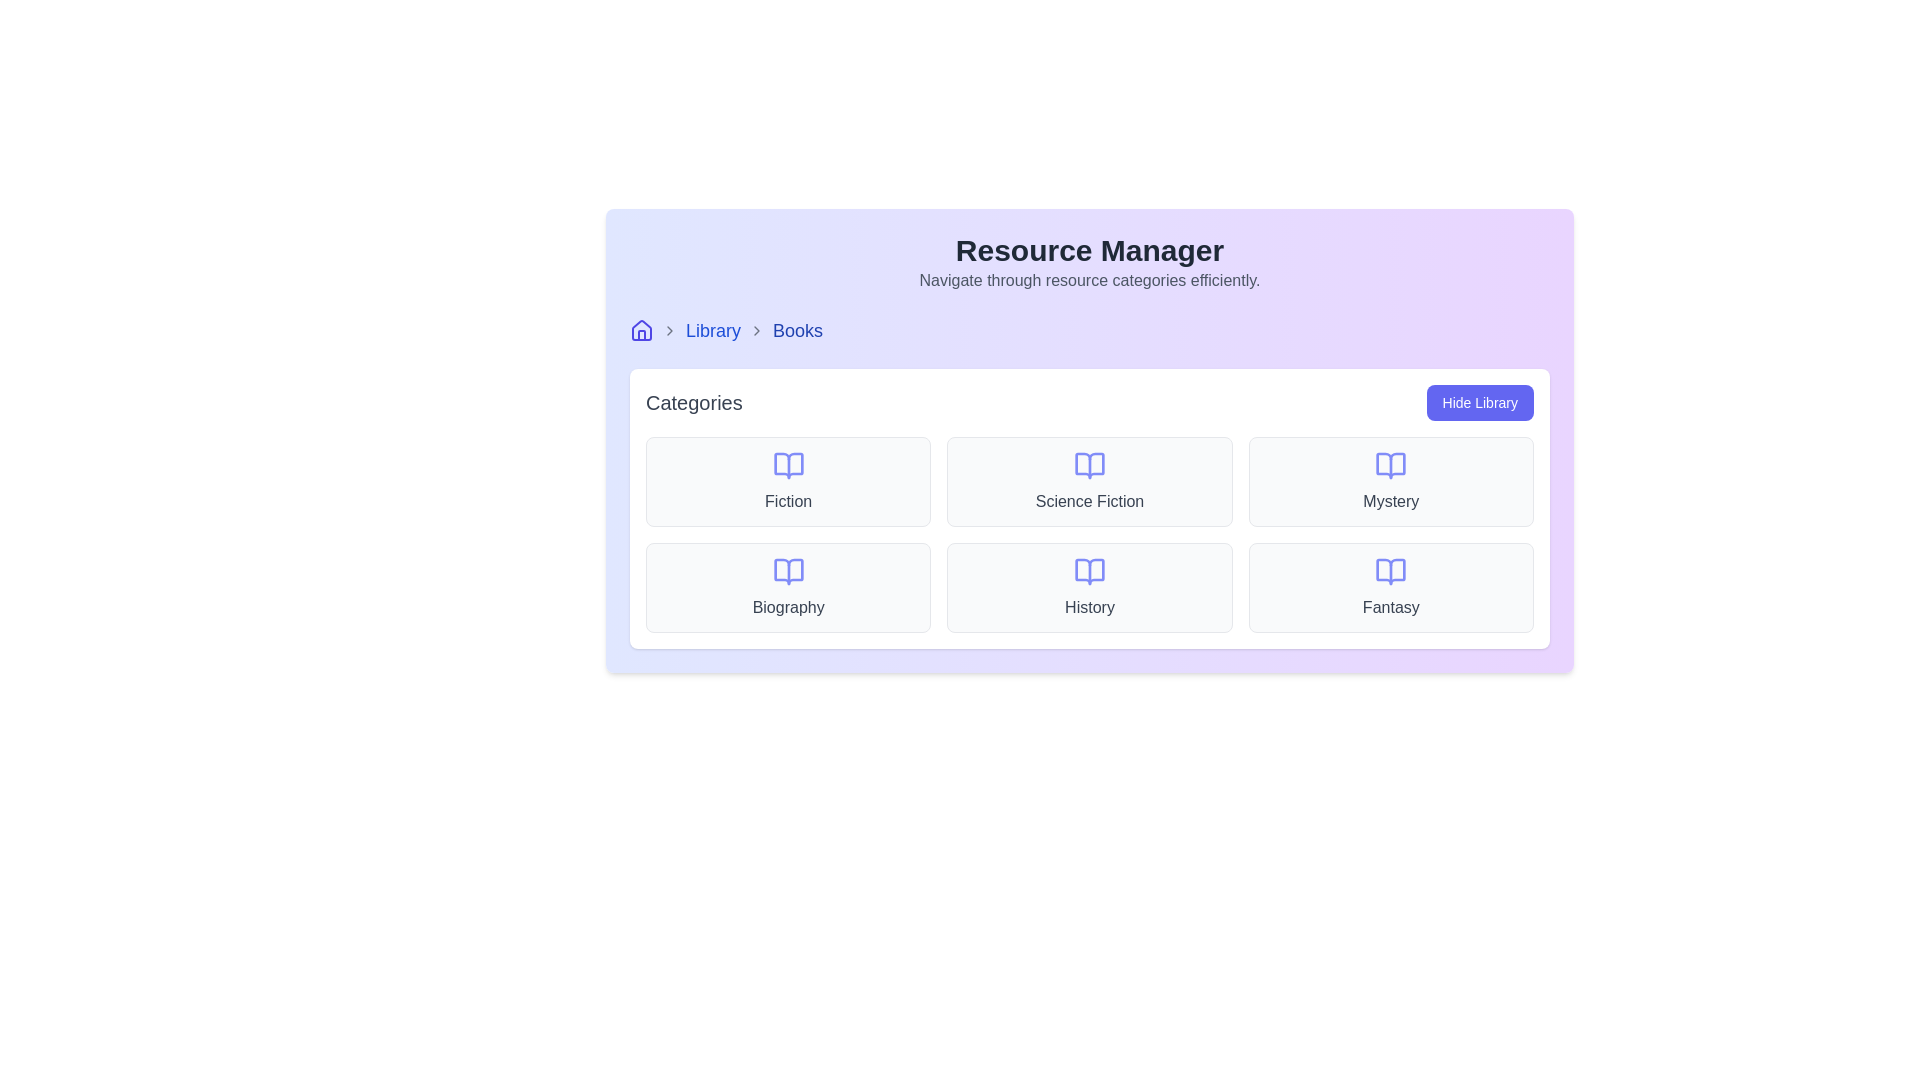 This screenshot has width=1920, height=1080. Describe the element at coordinates (713, 330) in the screenshot. I see `the 'Library' link in the breadcrumb navigation bar` at that location.